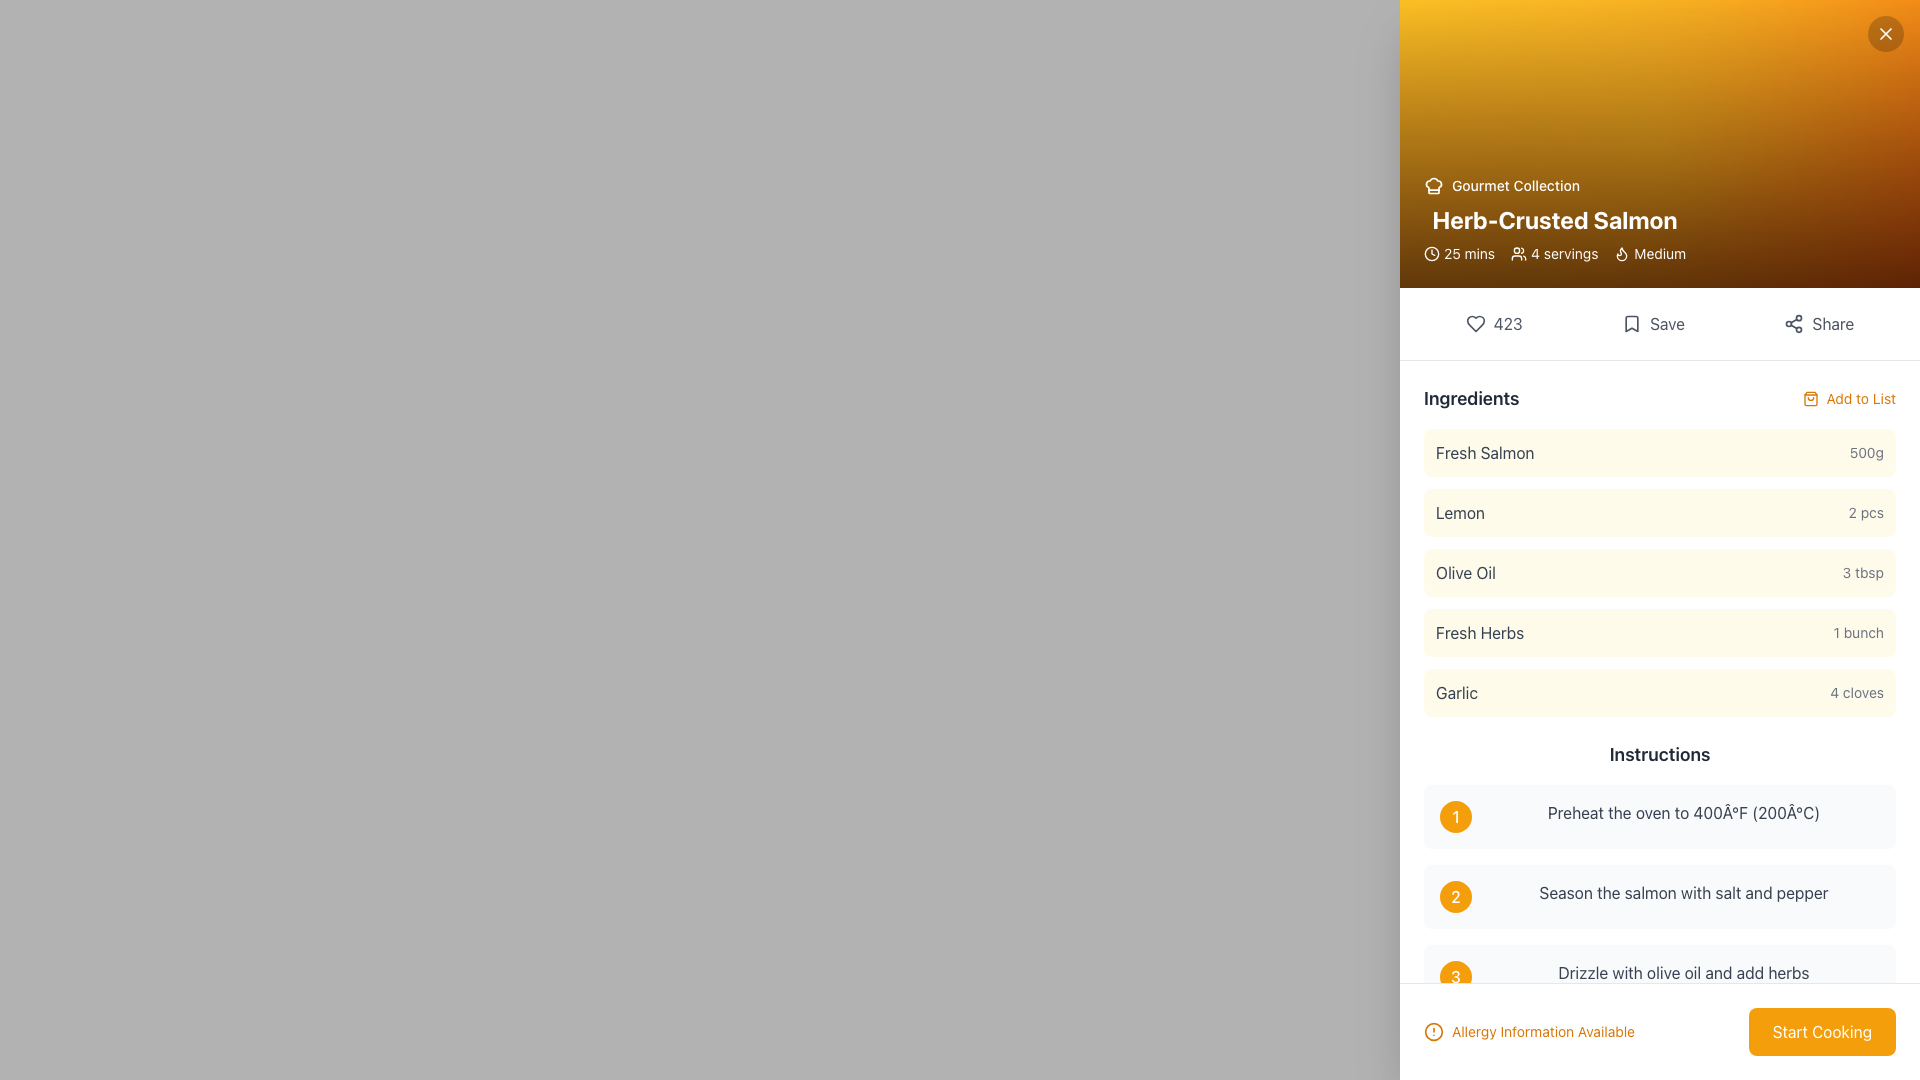 Image resolution: width=1920 pixels, height=1080 pixels. Describe the element at coordinates (1857, 632) in the screenshot. I see `the text label displaying '1 bunch' in gray font, located beside 'Fresh Herbs' in the 'Ingredients' section` at that location.